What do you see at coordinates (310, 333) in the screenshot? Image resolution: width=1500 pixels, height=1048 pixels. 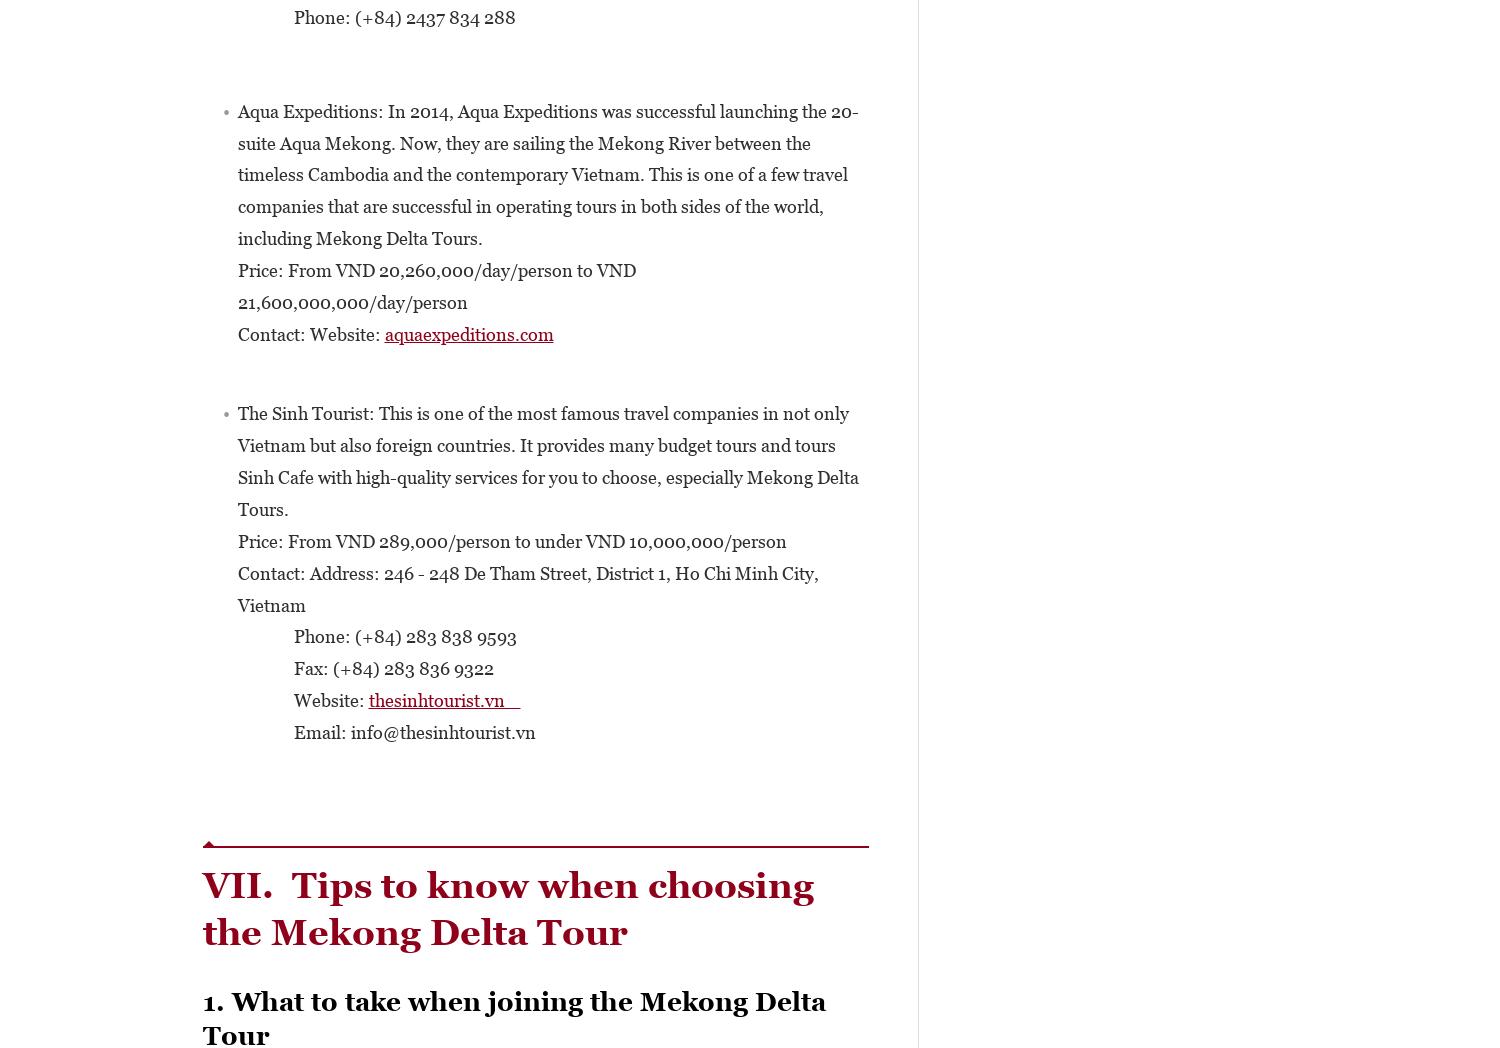 I see `'Contact: Website:'` at bounding box center [310, 333].